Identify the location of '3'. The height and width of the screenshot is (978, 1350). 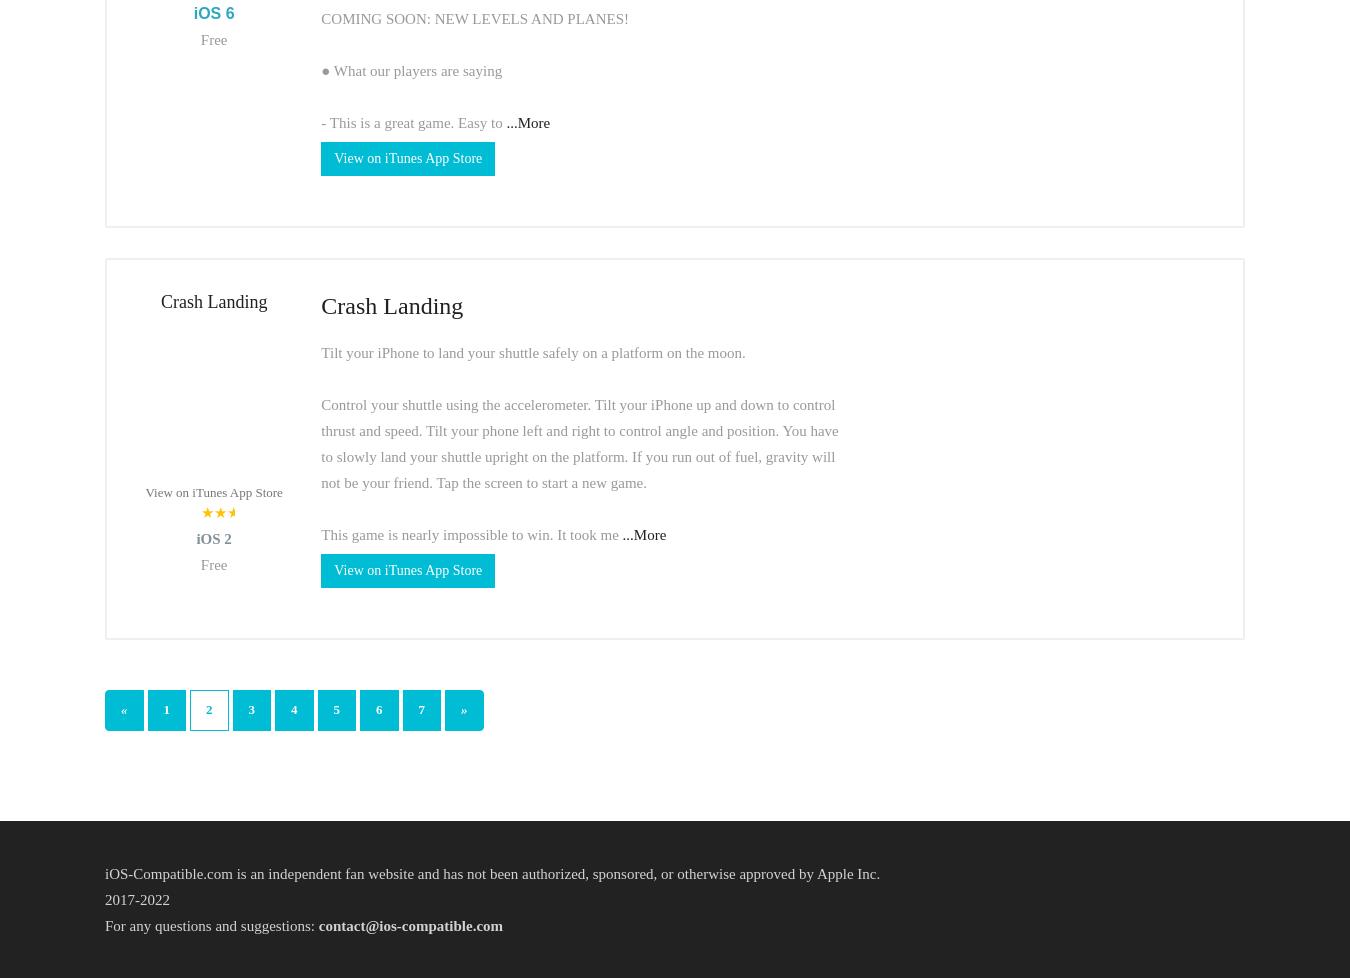
(250, 709).